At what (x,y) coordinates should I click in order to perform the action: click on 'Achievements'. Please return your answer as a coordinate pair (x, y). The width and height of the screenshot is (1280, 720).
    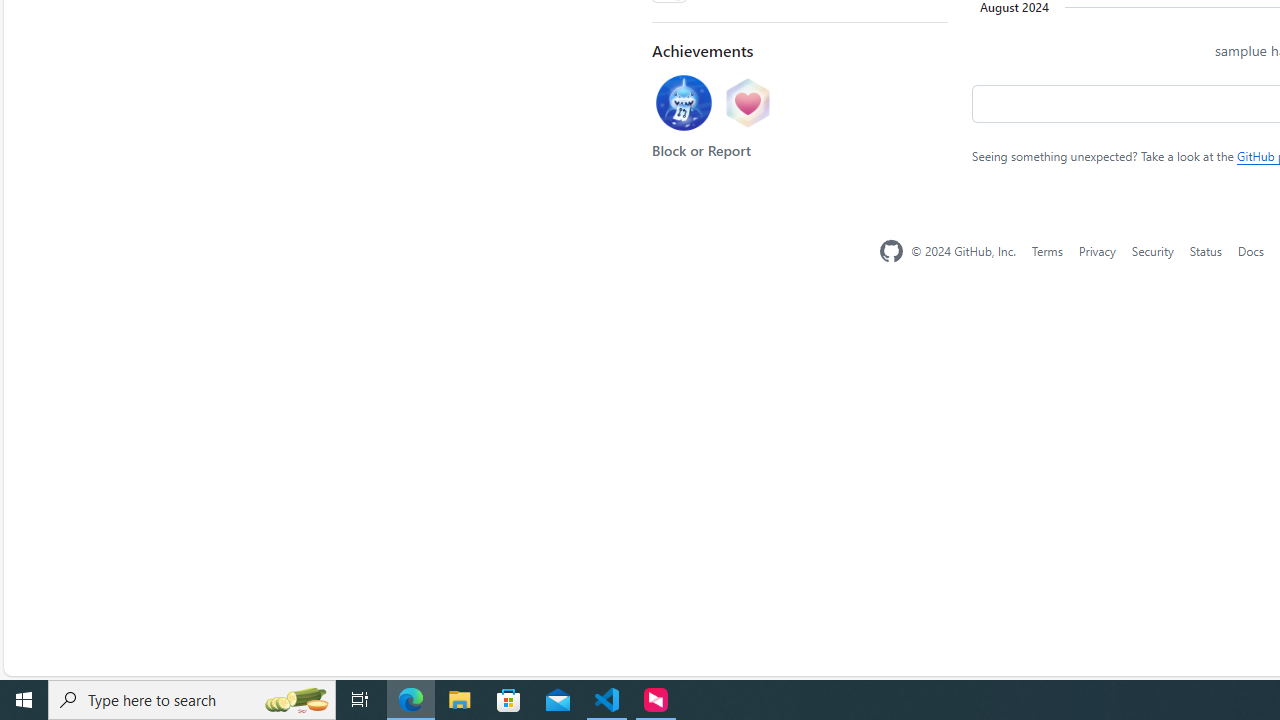
    Looking at the image, I should click on (702, 49).